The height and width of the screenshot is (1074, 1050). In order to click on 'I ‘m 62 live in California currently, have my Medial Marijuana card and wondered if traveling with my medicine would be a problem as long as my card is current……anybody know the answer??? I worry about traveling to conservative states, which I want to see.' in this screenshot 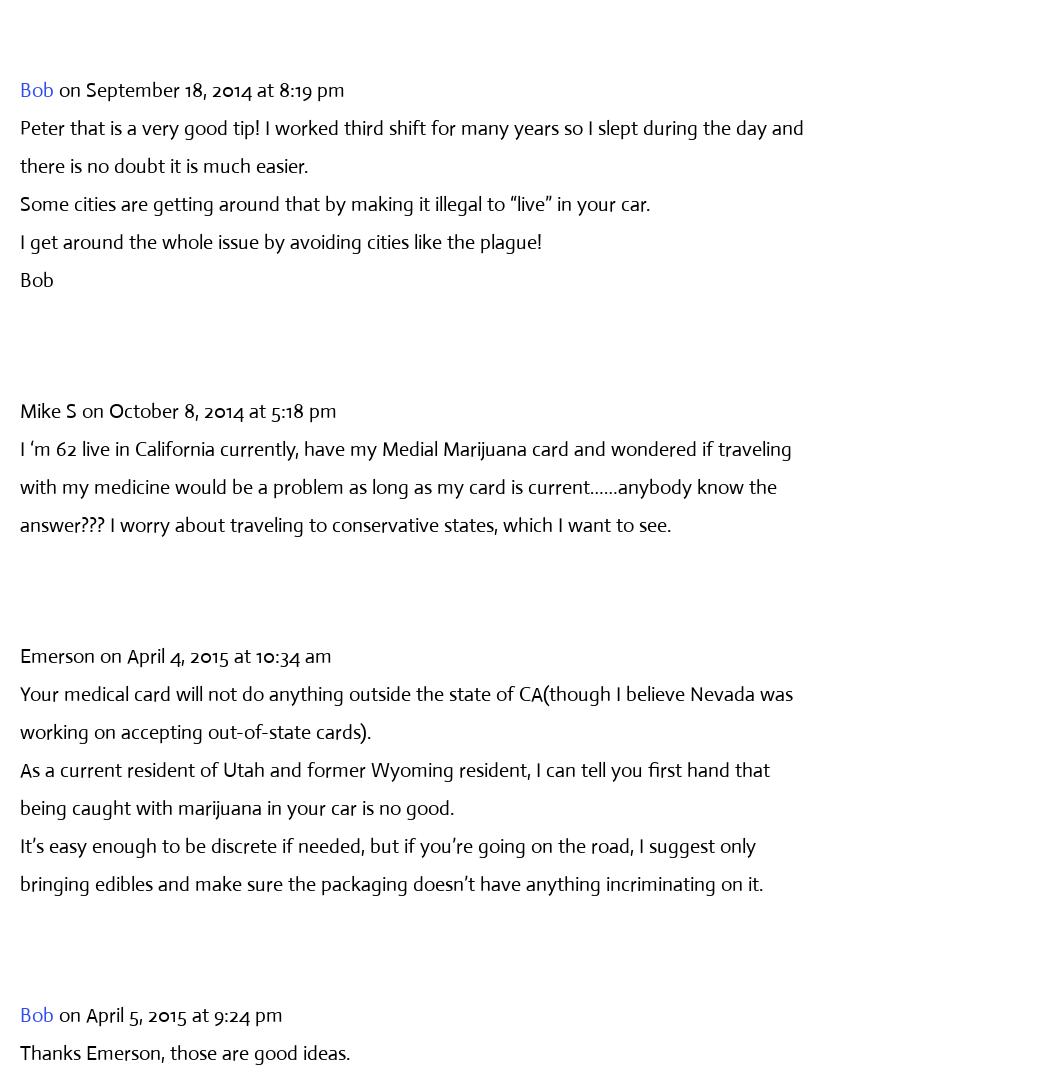, I will do `click(406, 486)`.